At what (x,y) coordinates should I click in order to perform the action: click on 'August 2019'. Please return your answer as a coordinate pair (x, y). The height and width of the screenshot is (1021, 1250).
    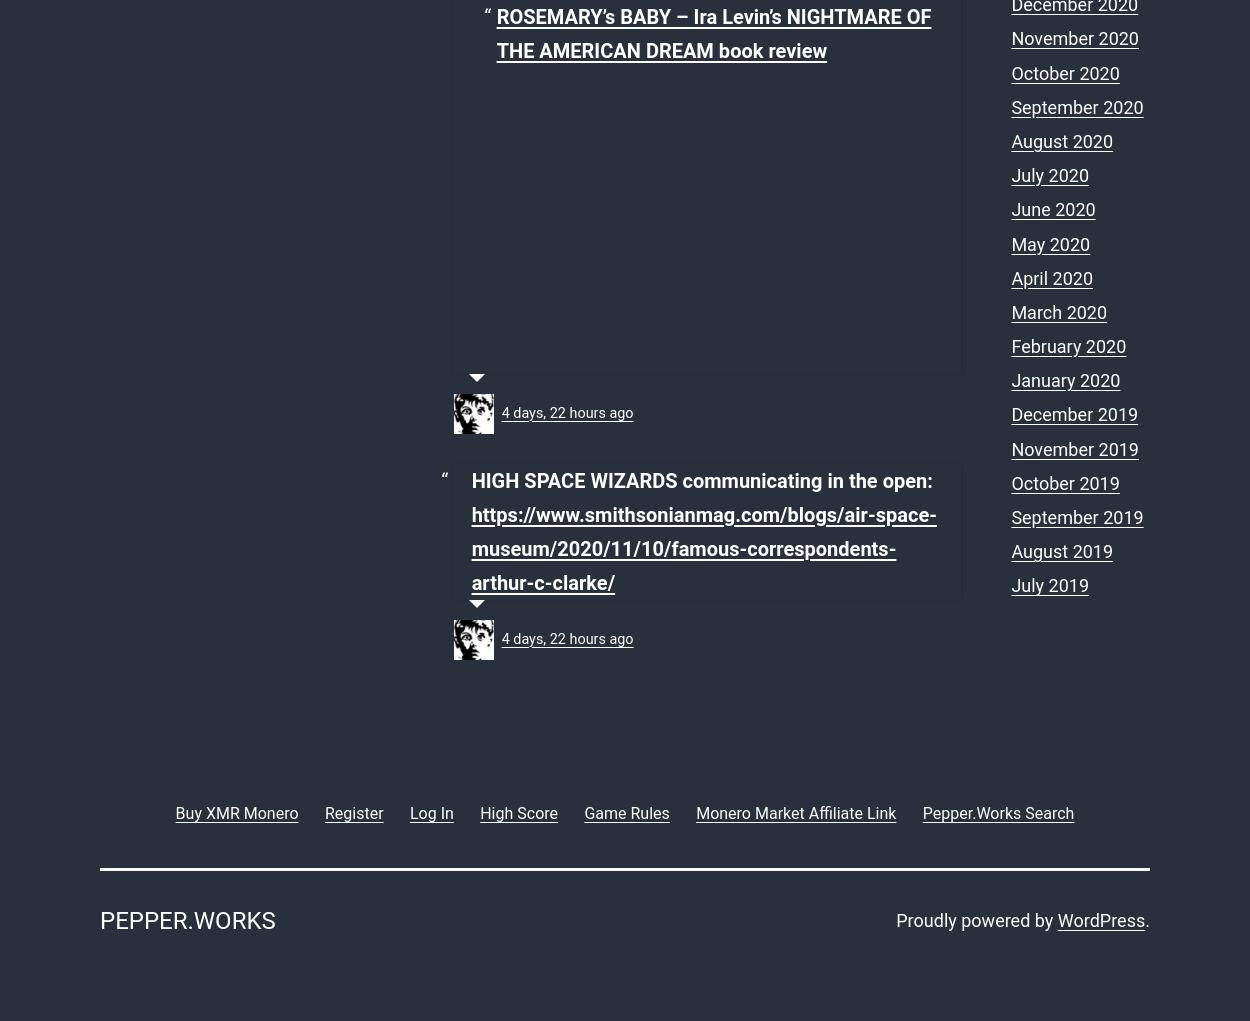
    Looking at the image, I should click on (1062, 550).